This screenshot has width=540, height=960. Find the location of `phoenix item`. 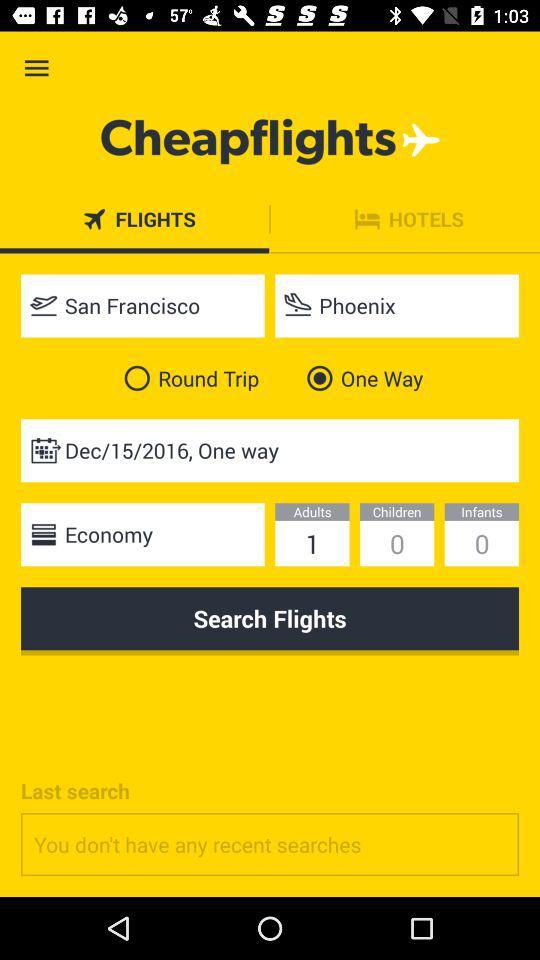

phoenix item is located at coordinates (397, 305).